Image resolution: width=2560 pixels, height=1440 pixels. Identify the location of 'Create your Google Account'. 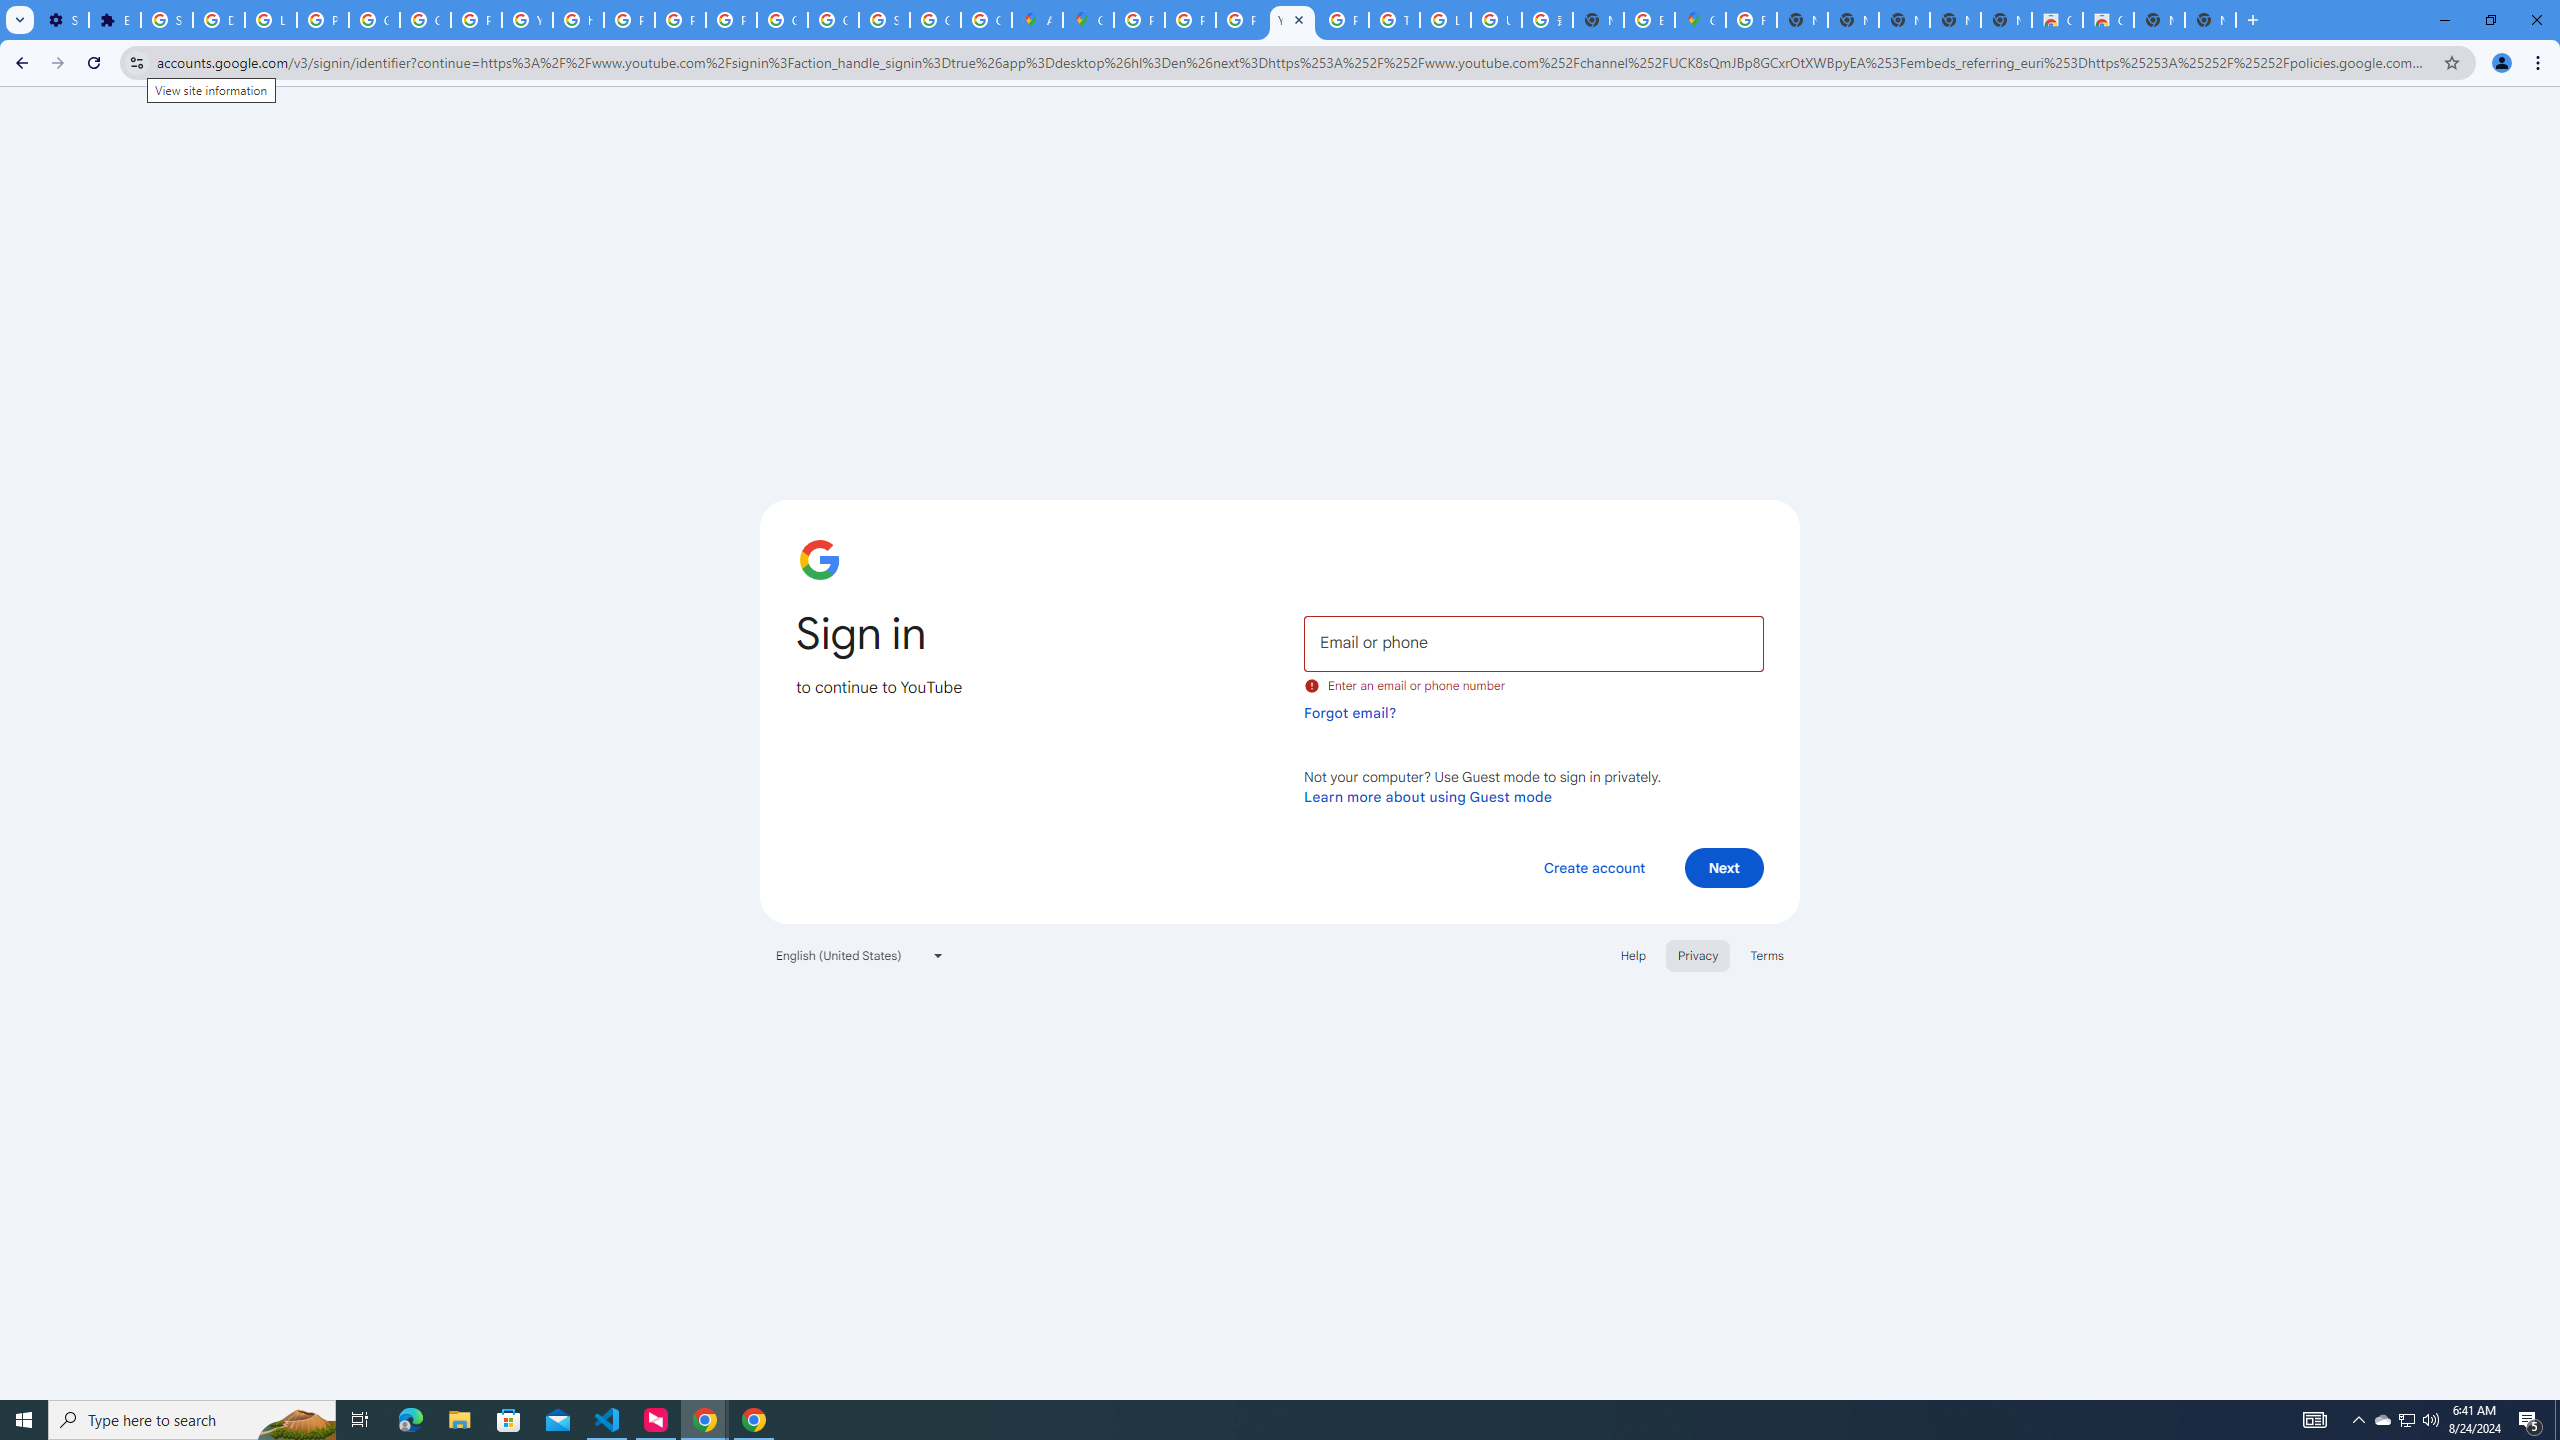
(986, 19).